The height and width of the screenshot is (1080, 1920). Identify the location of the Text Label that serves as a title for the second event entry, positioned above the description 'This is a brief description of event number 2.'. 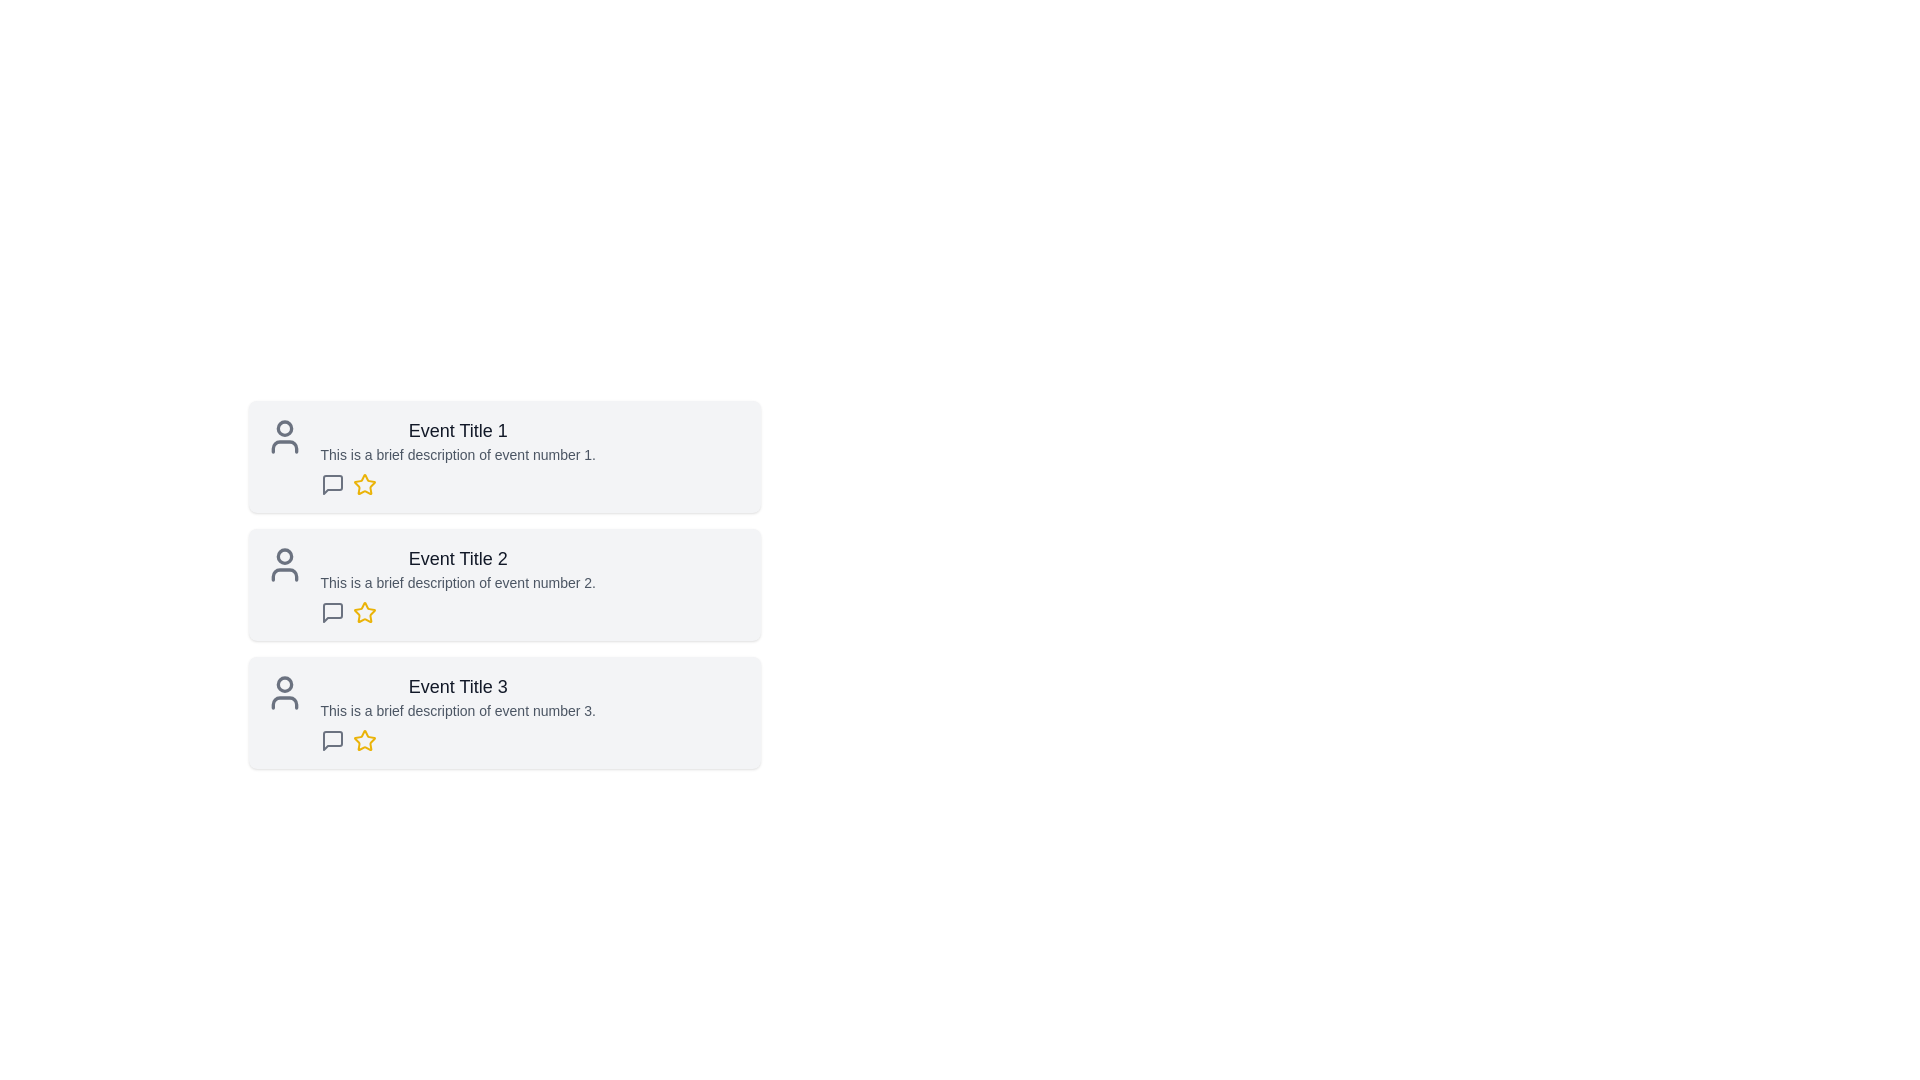
(457, 559).